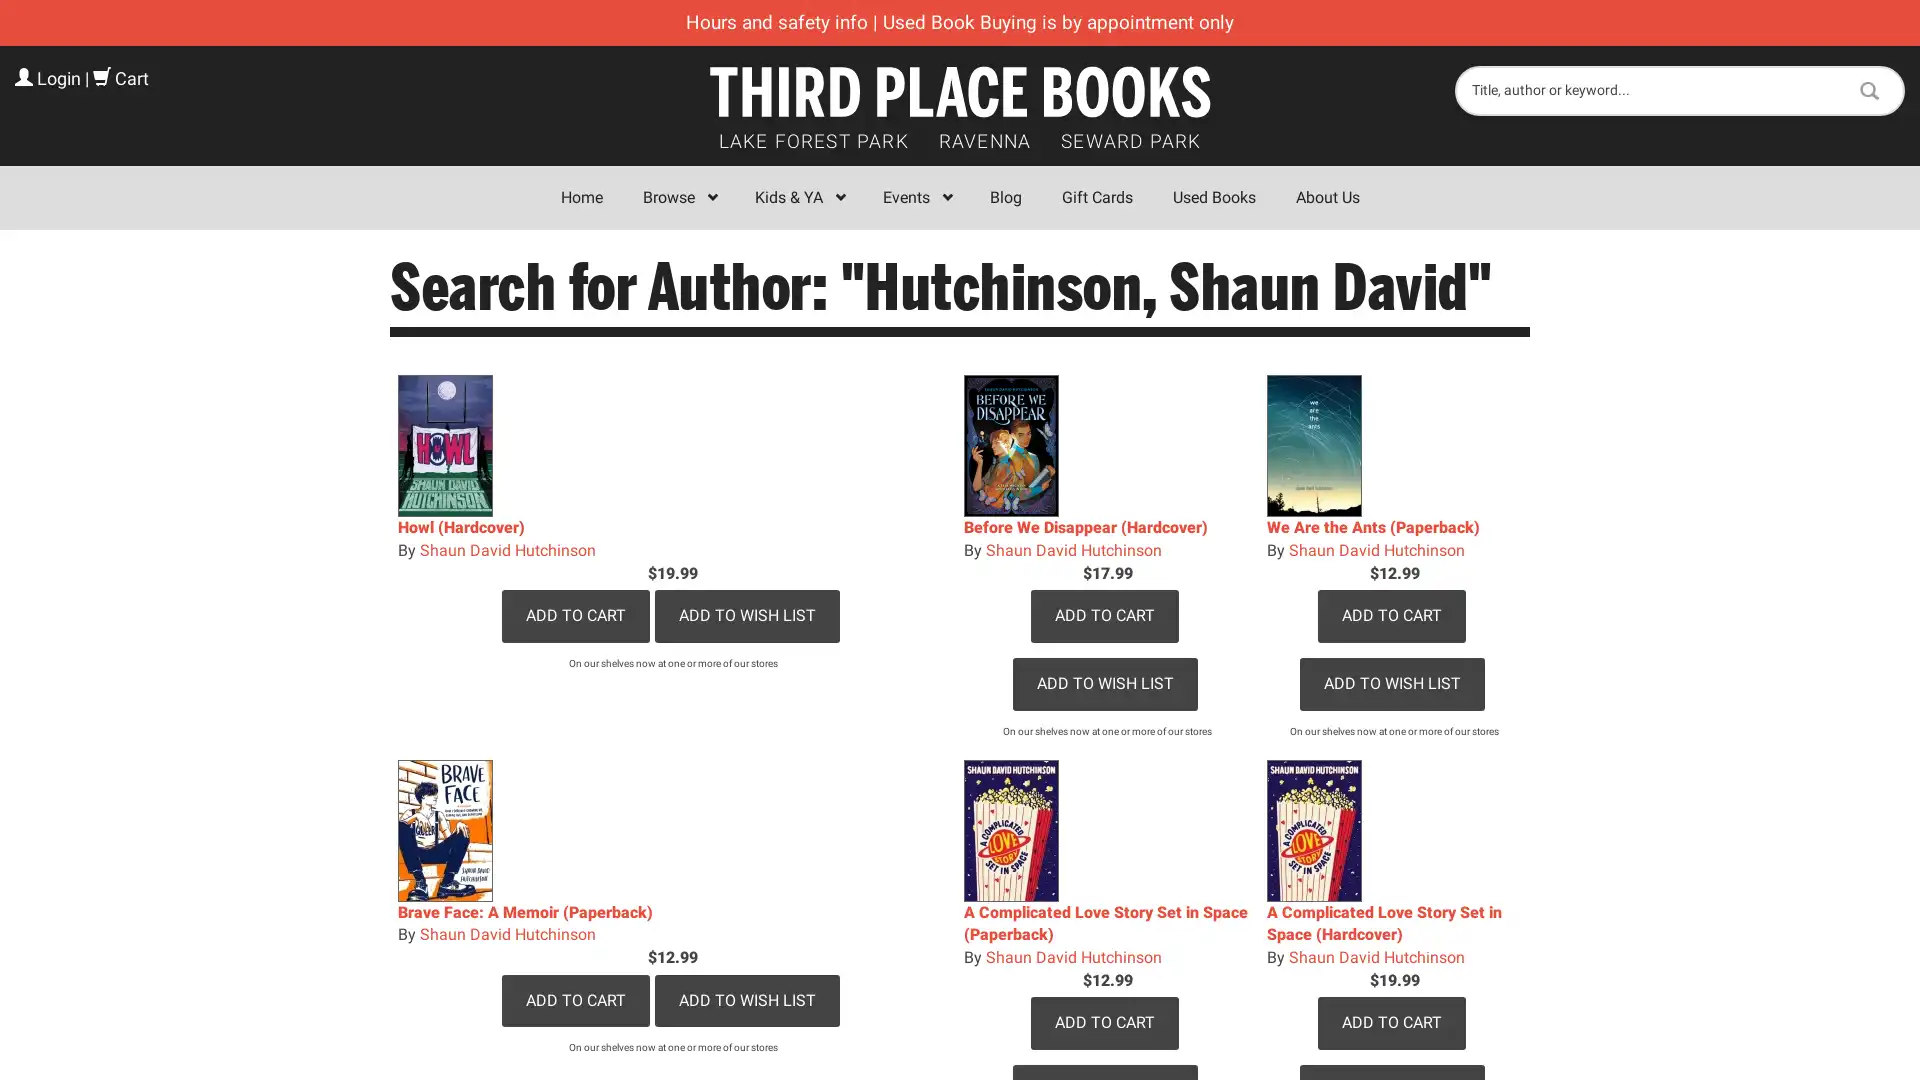 This screenshot has width=1920, height=1080. I want to click on Close, so click(1251, 293).